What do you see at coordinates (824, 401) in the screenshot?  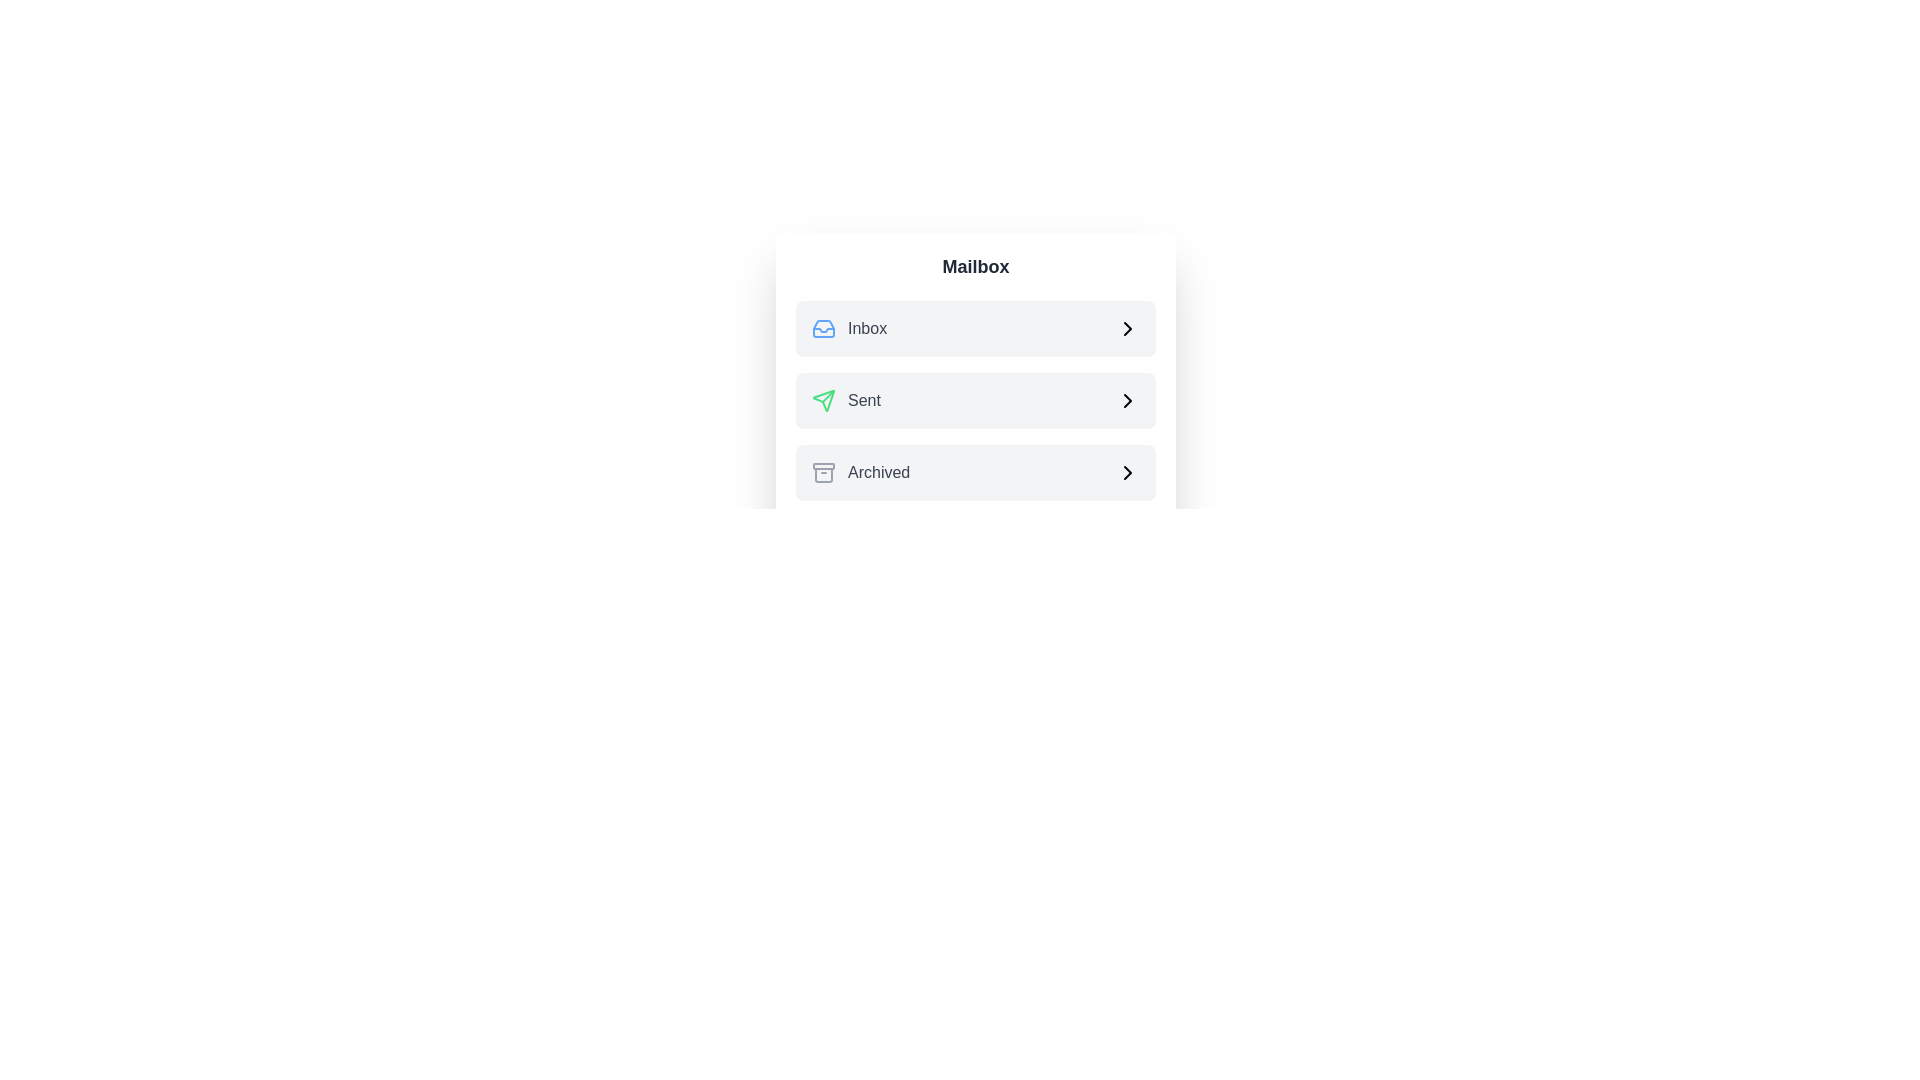 I see `the green and white paper plane icon` at bounding box center [824, 401].